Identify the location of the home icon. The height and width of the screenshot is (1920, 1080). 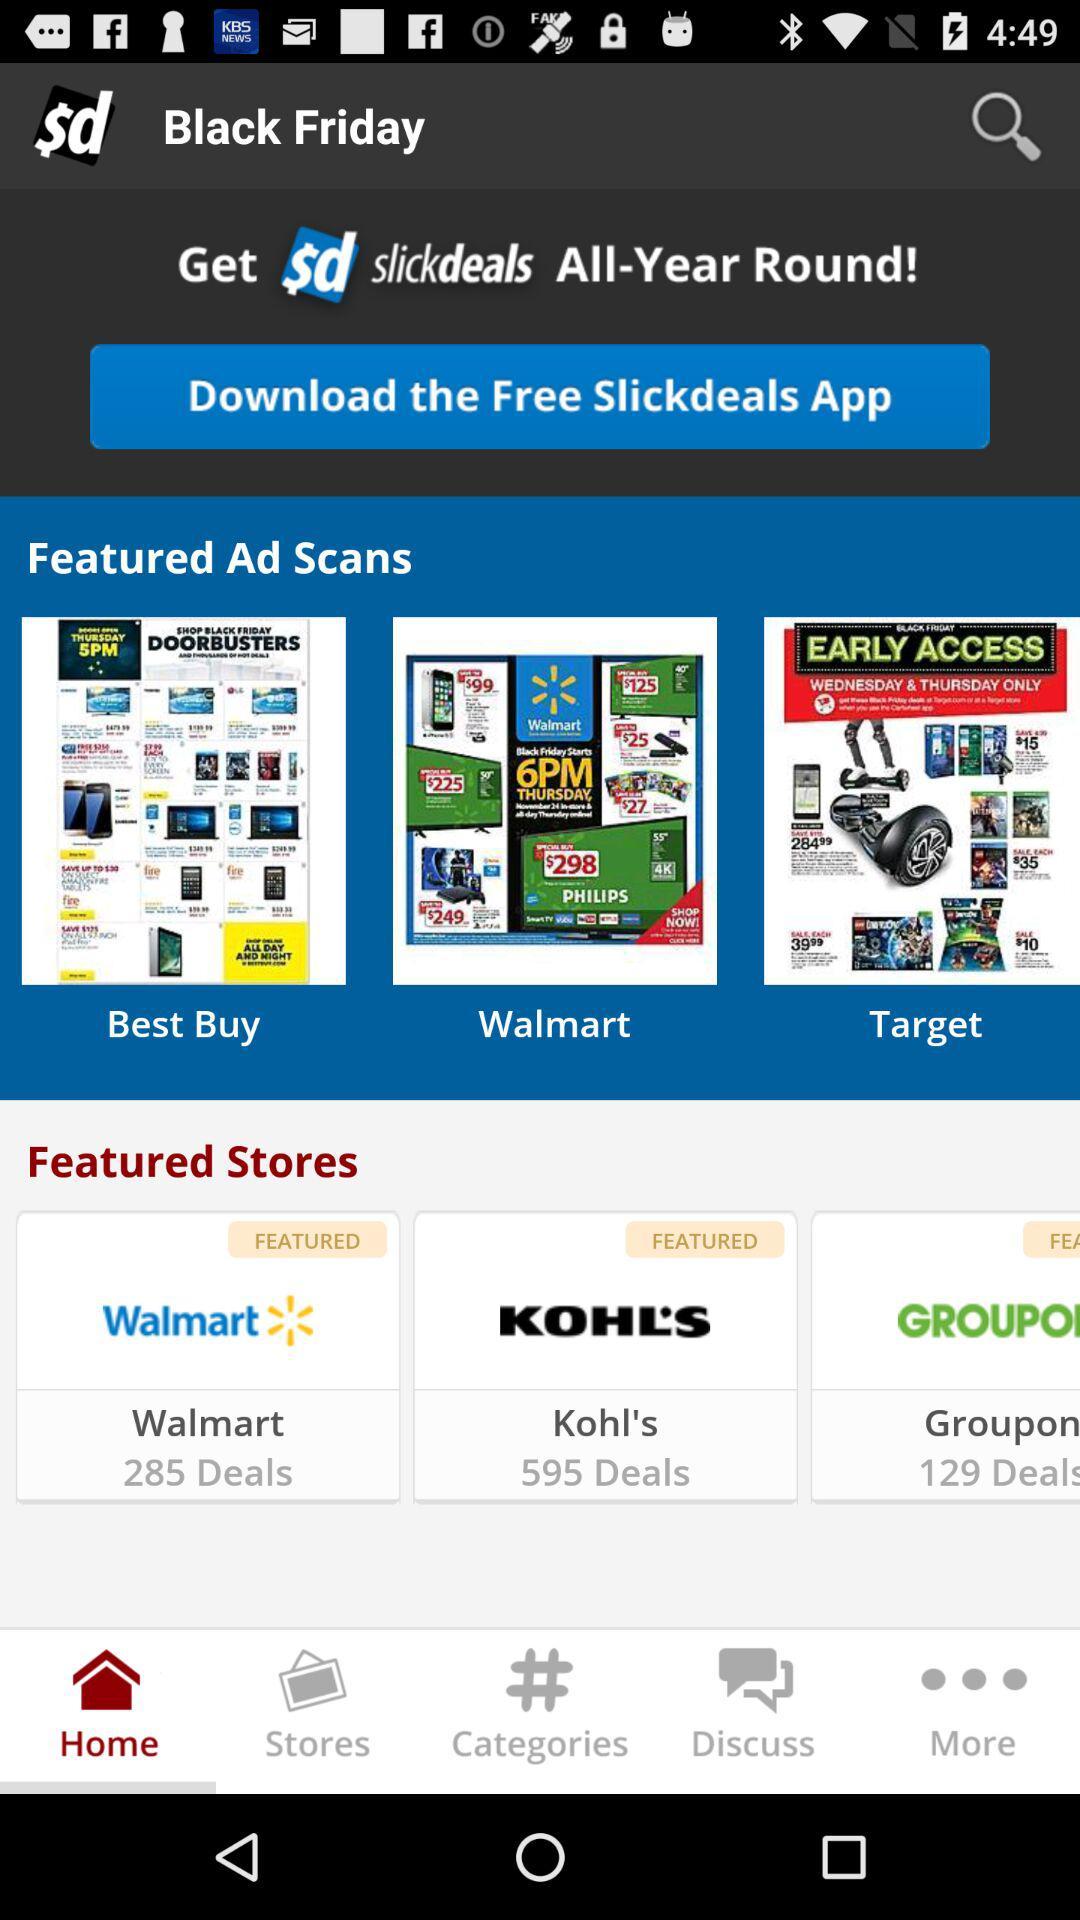
(108, 1836).